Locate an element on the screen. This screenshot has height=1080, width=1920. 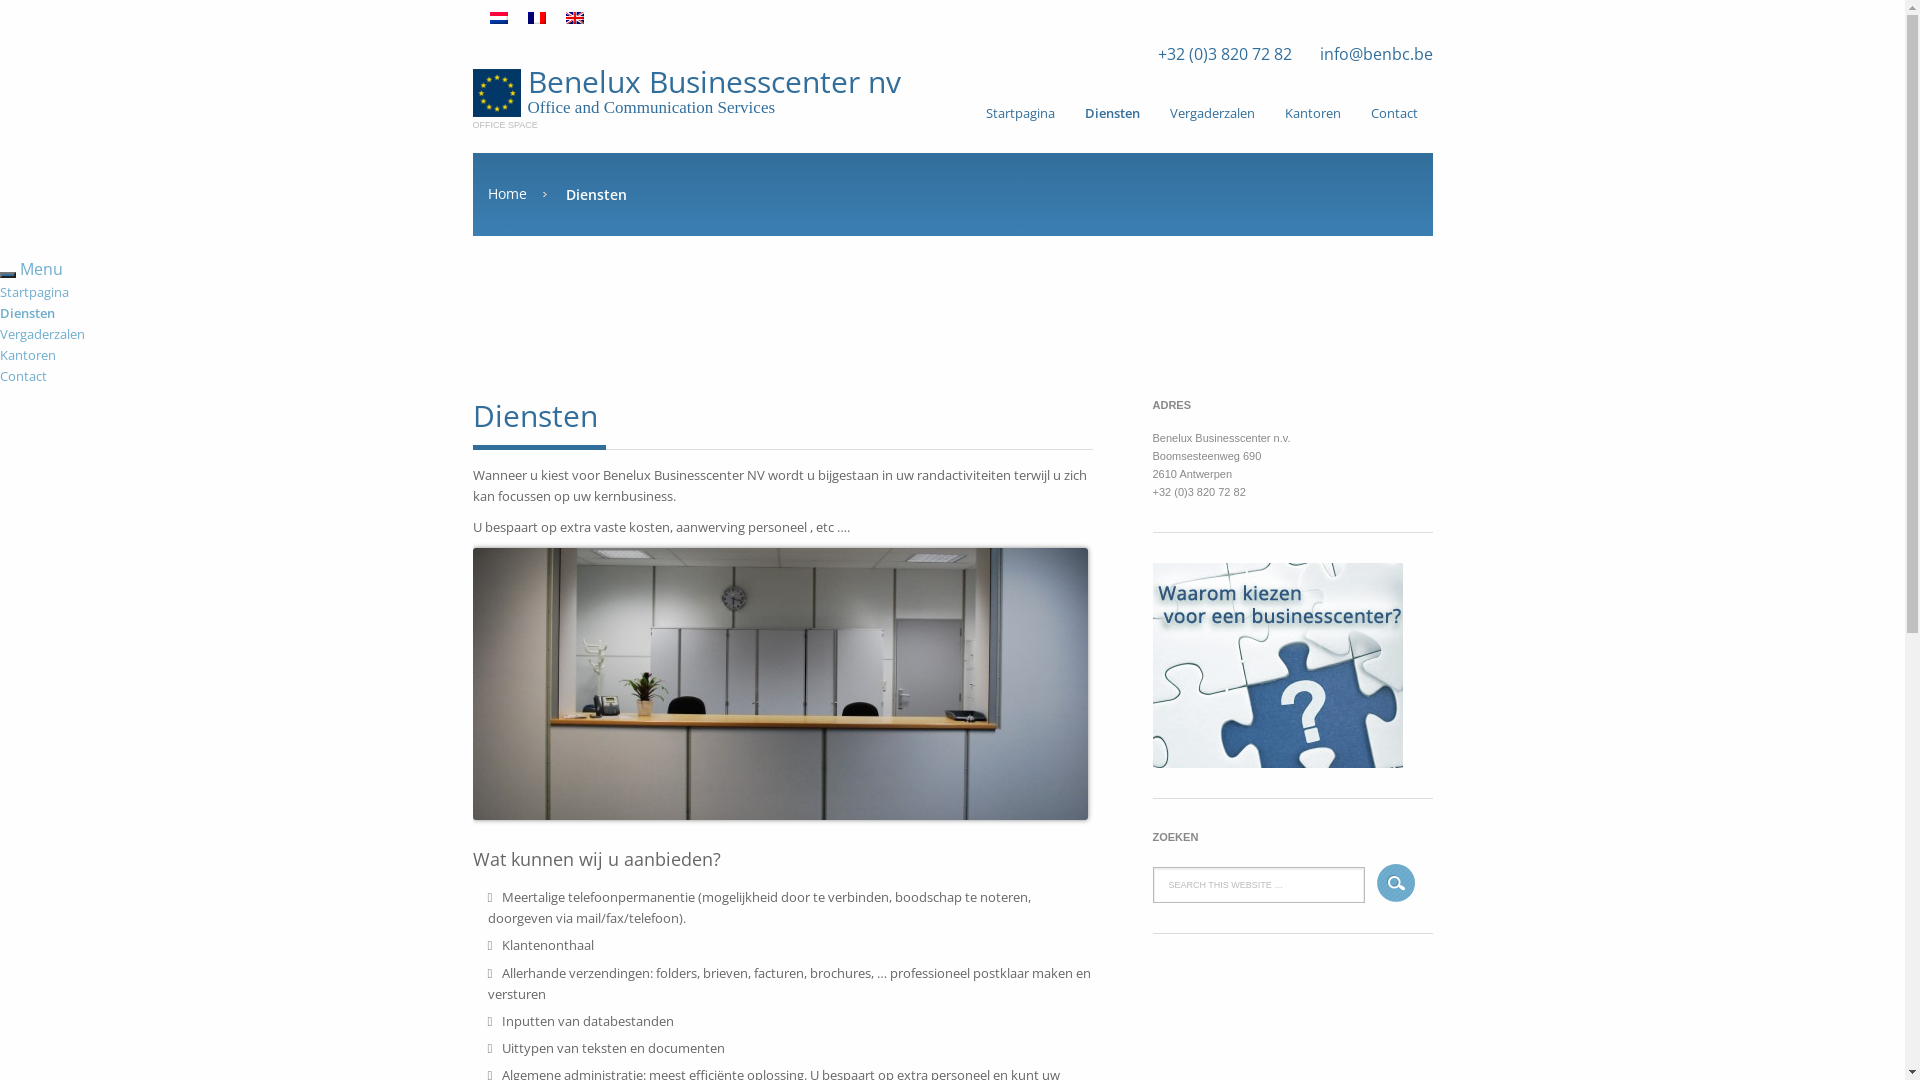
'Diensten' is located at coordinates (27, 312).